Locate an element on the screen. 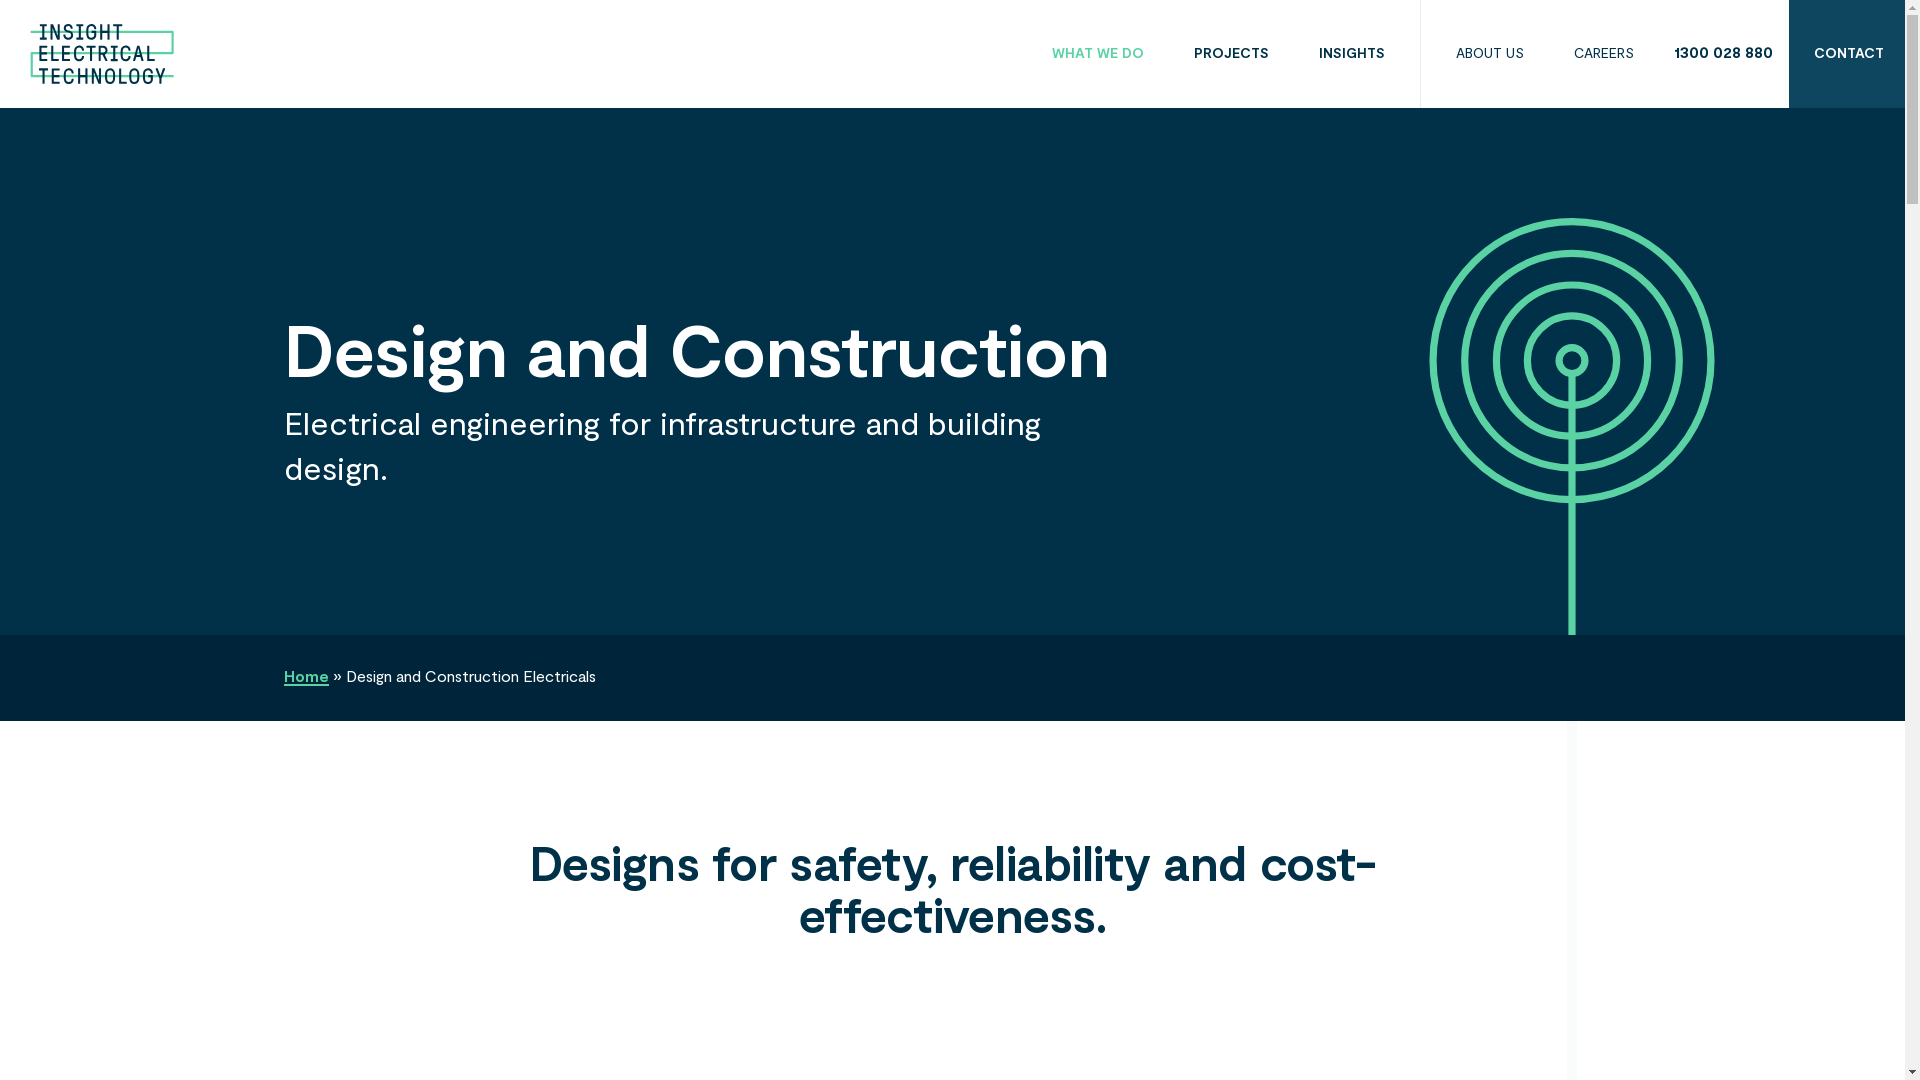  'WHAT WE DO' is located at coordinates (1097, 53).